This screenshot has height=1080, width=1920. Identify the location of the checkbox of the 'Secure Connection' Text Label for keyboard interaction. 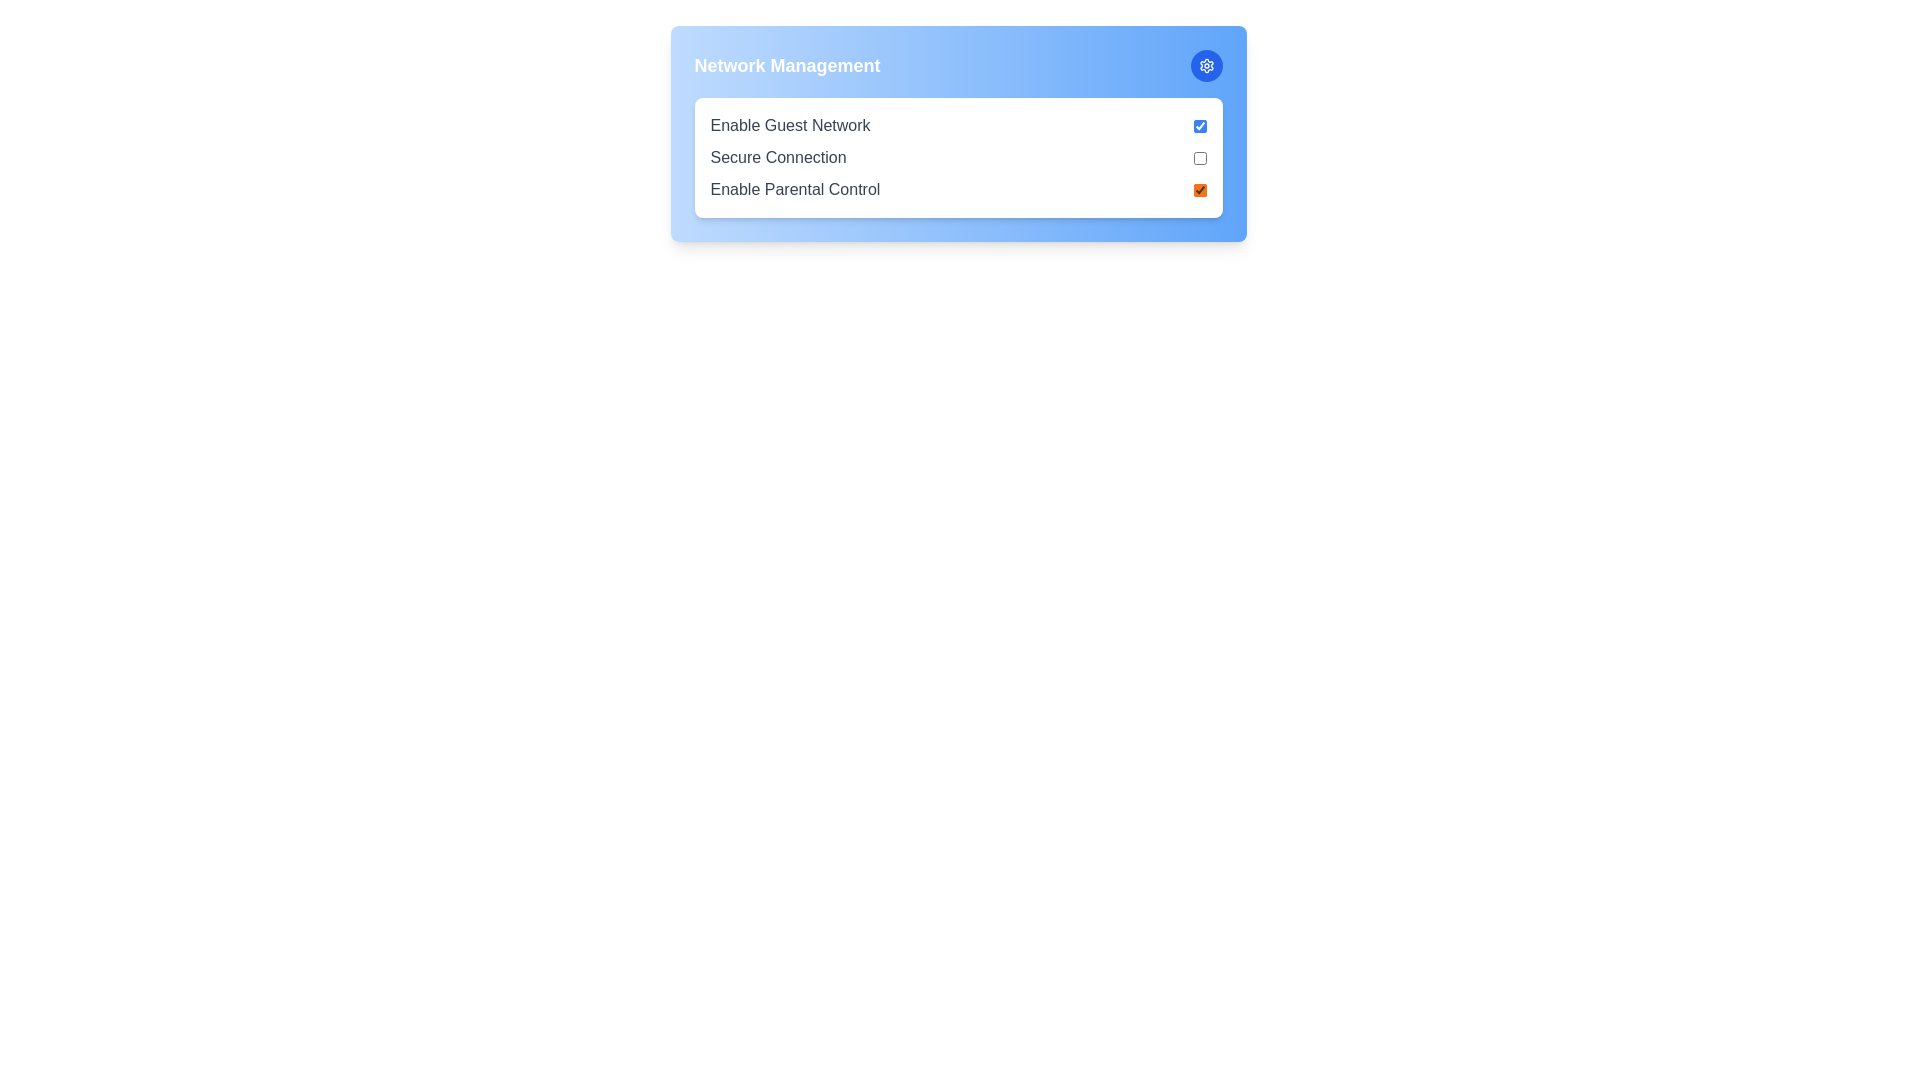
(957, 157).